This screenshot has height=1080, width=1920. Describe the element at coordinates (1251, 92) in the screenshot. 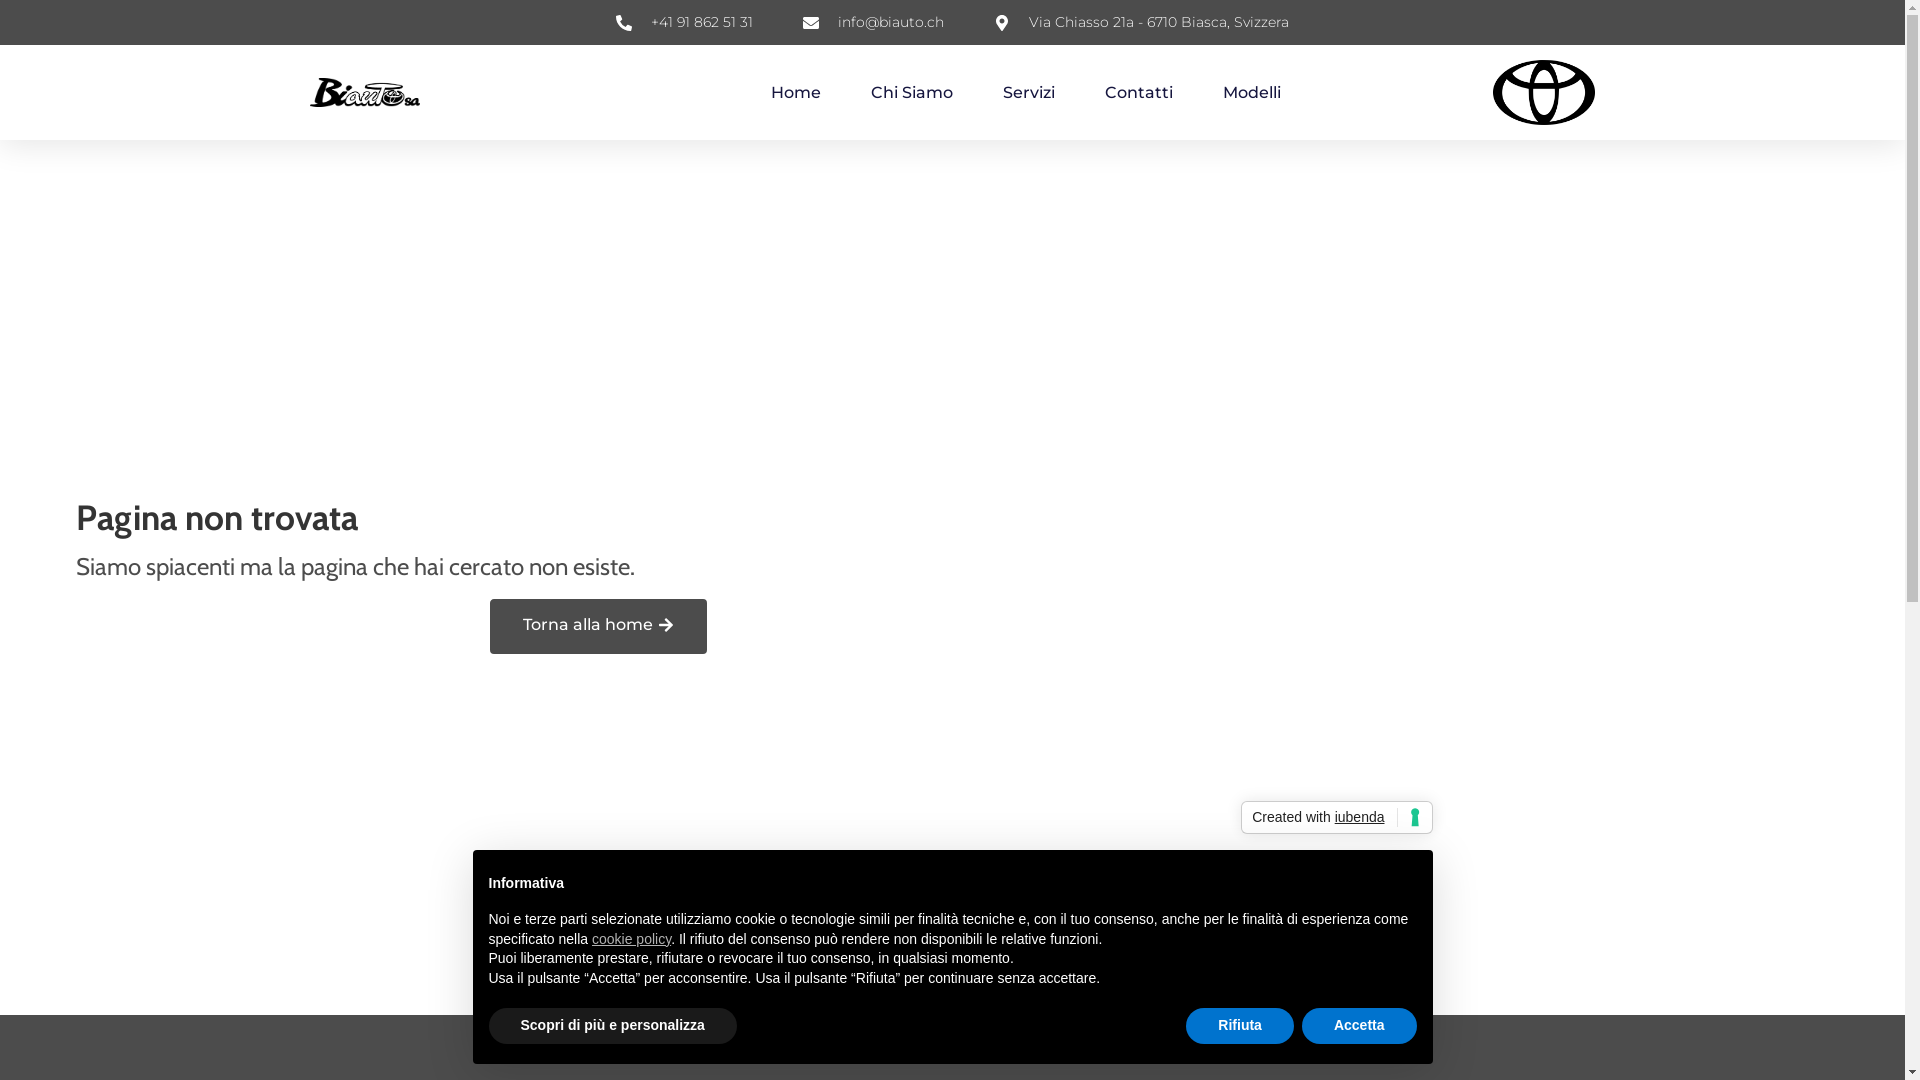

I see `'Modelli'` at that location.